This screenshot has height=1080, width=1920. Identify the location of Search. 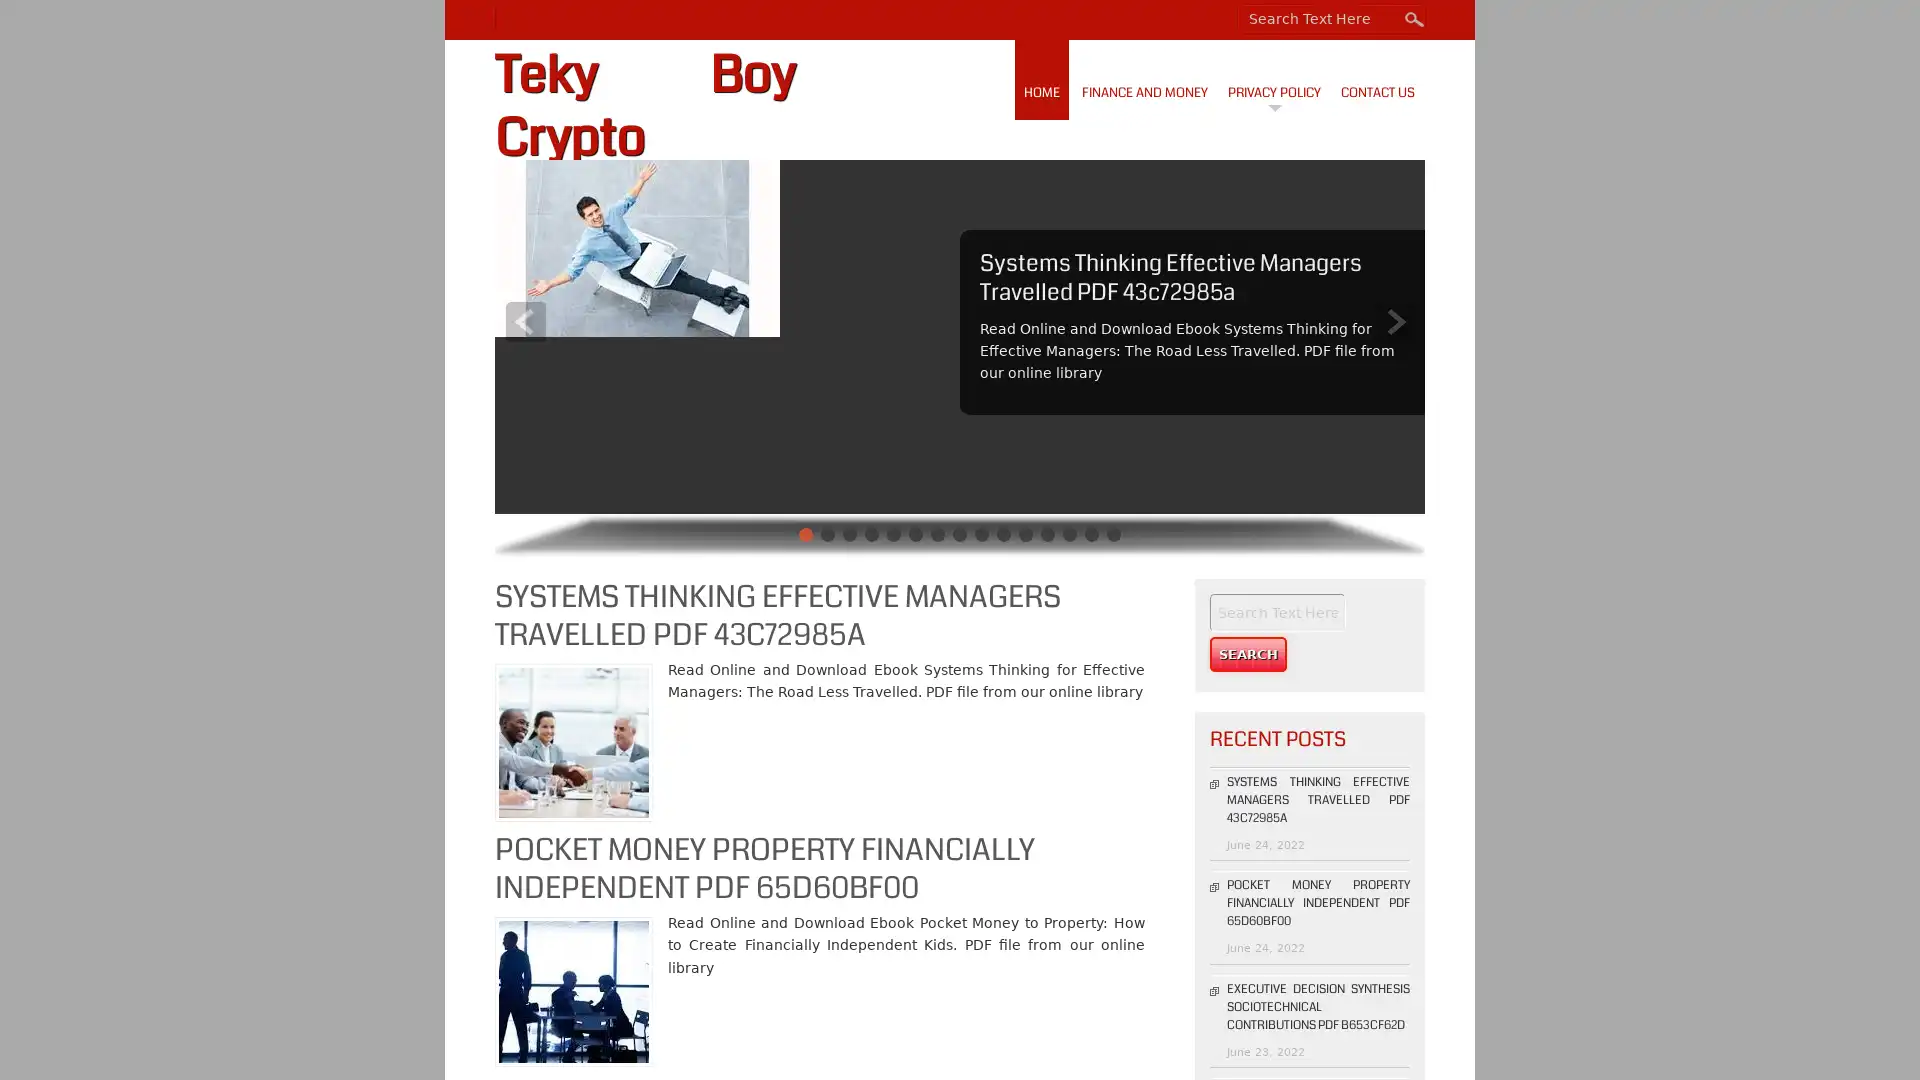
(1247, 654).